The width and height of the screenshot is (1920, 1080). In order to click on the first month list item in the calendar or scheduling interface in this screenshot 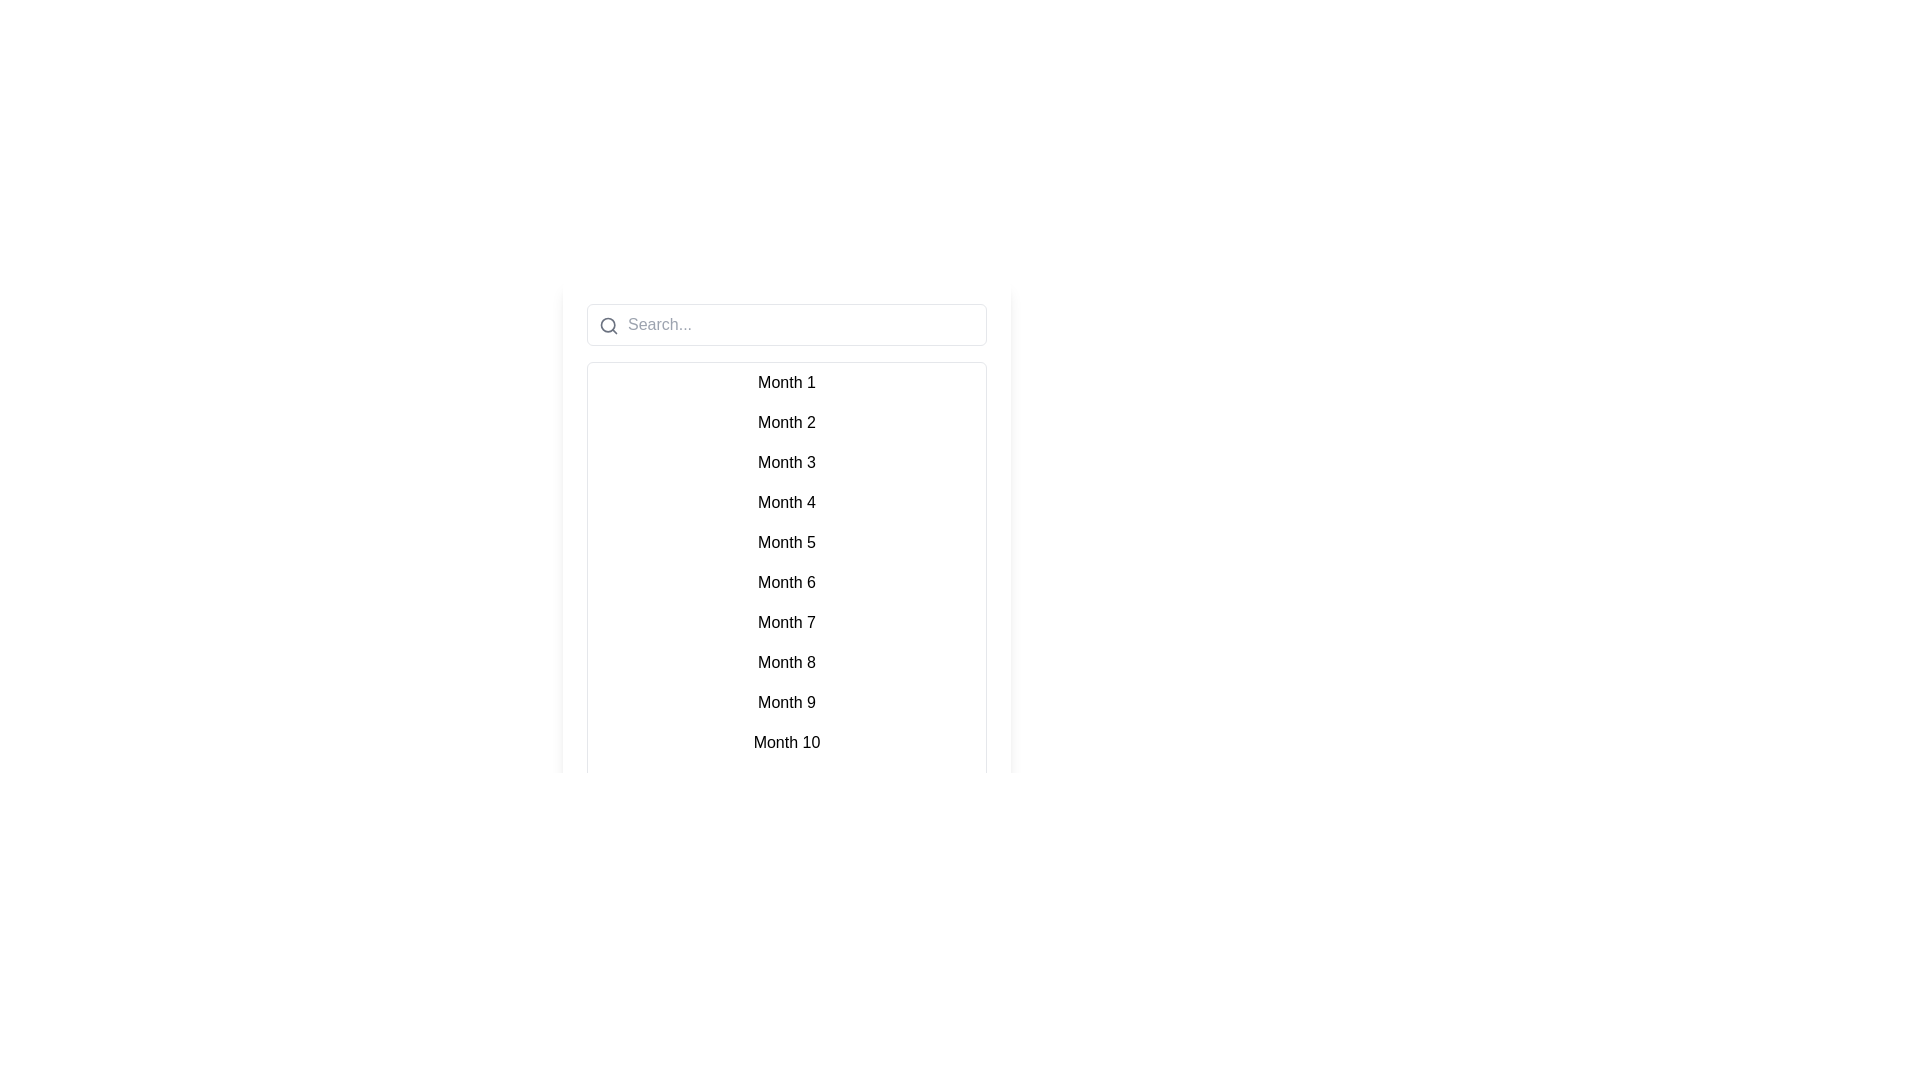, I will do `click(786, 382)`.